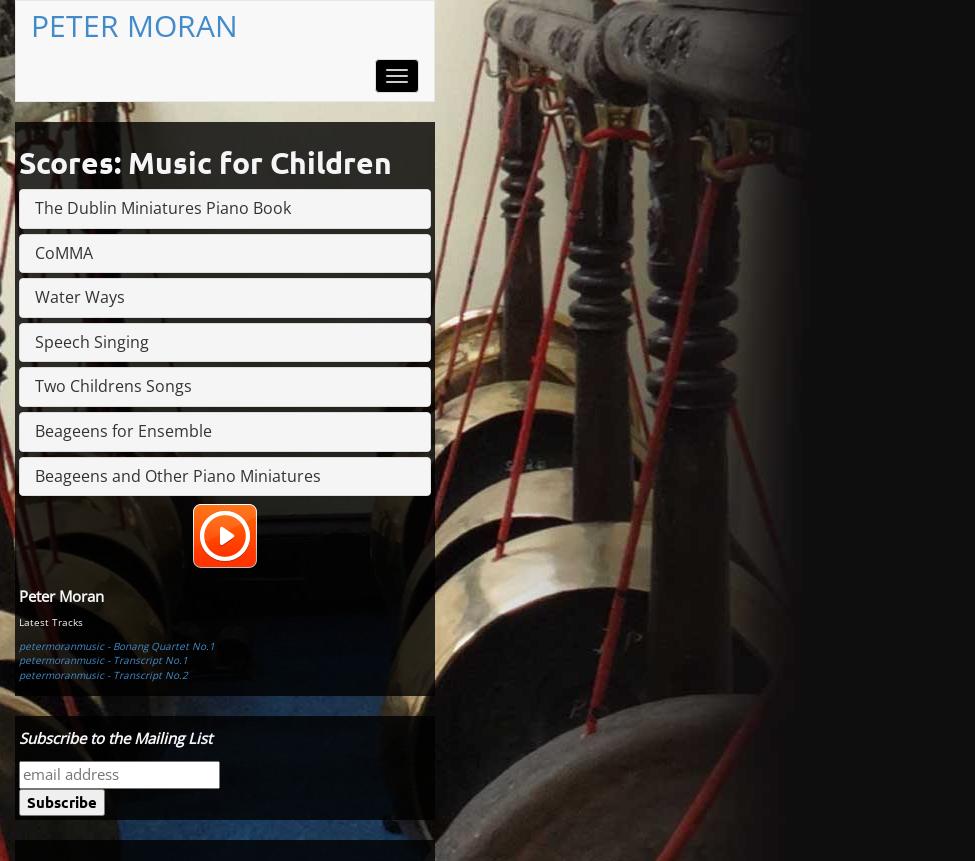  I want to click on 'Speech Singing', so click(92, 340).